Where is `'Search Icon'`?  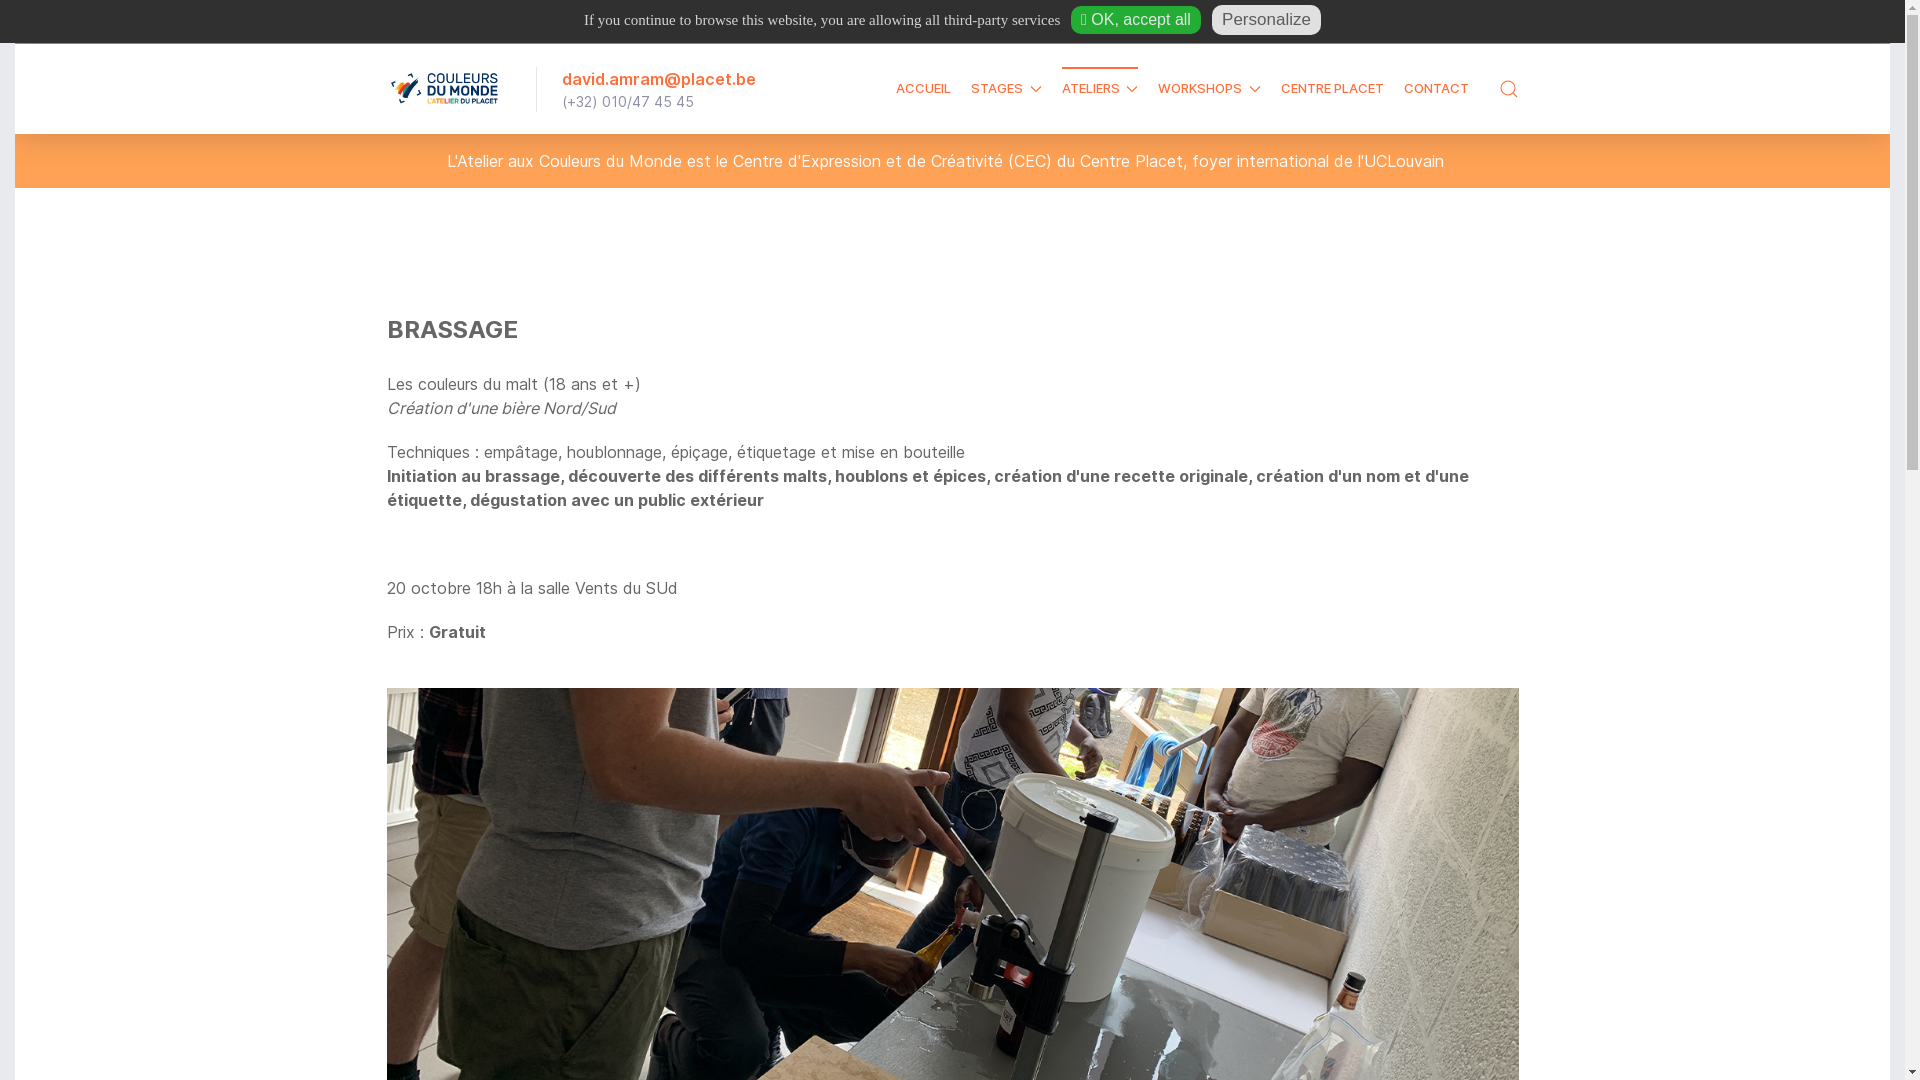
'Search Icon' is located at coordinates (1507, 87).